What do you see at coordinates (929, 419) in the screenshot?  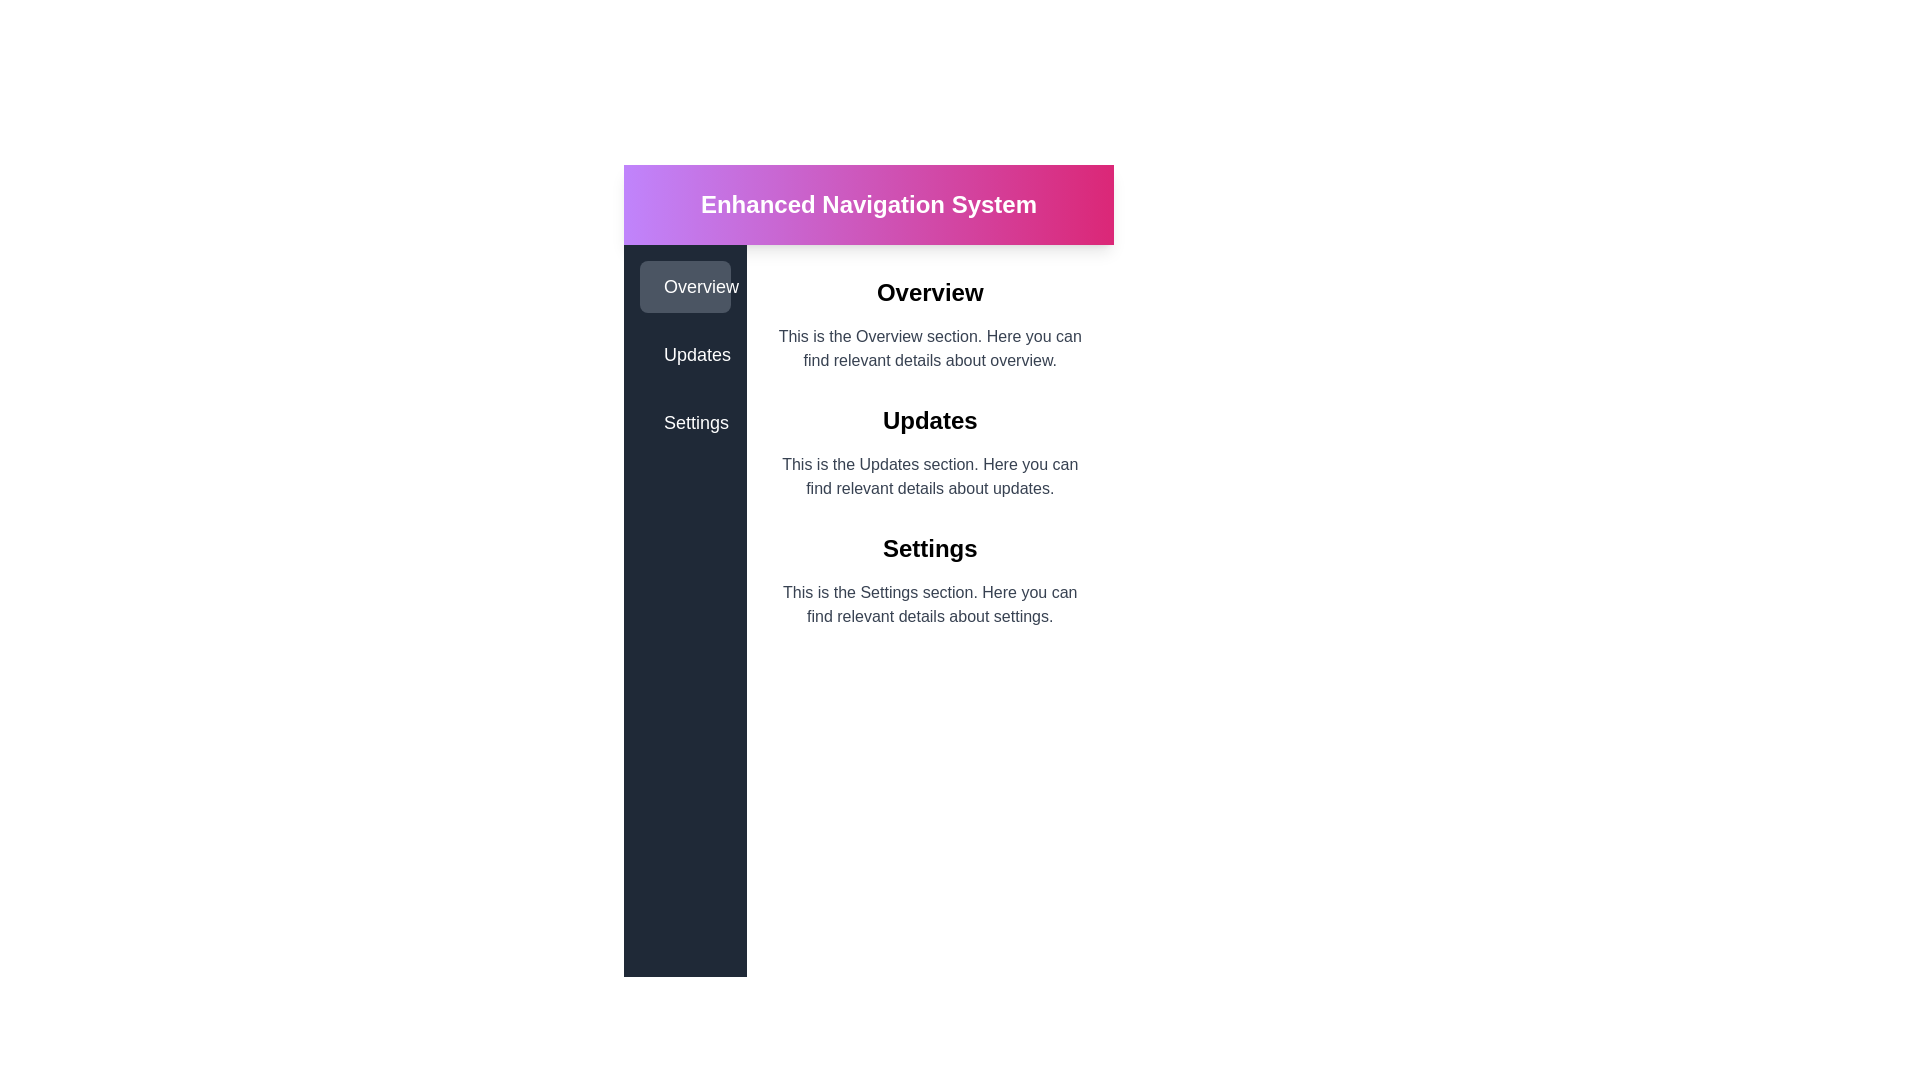 I see `the 'Updates' section header` at bounding box center [929, 419].